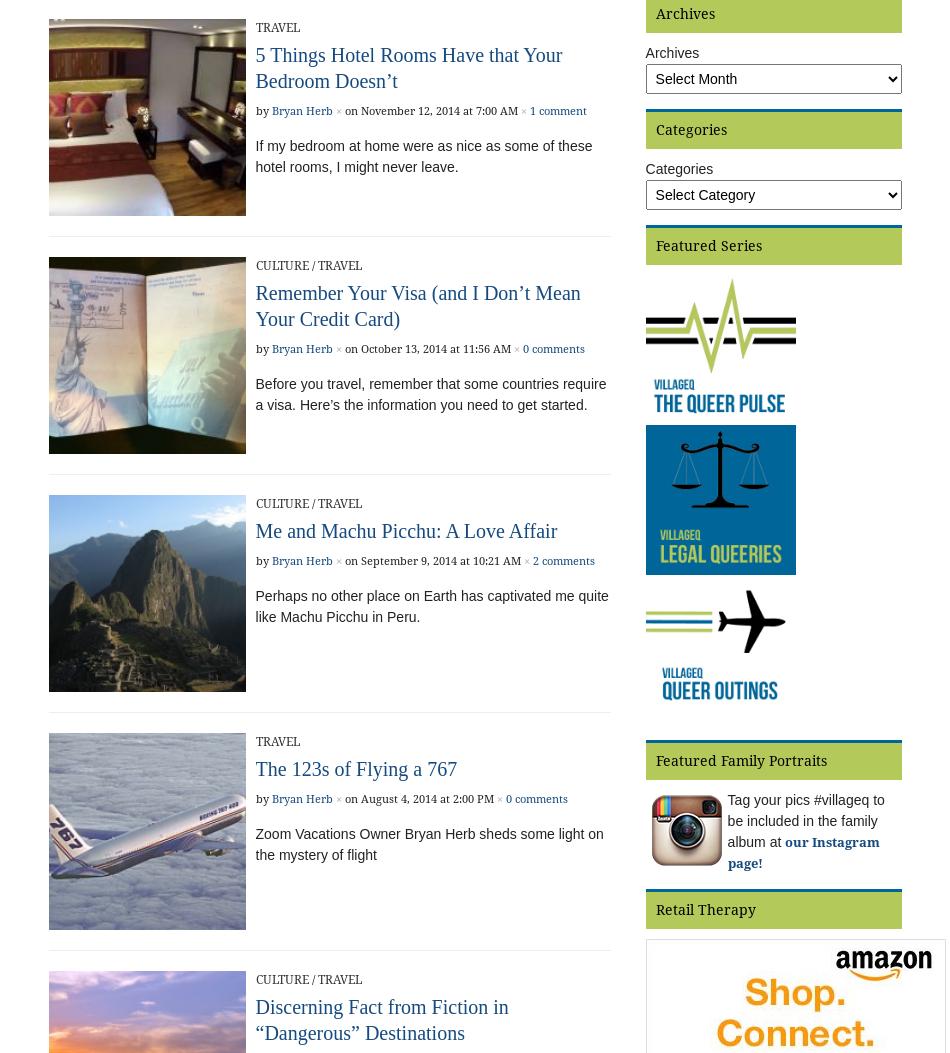 This screenshot has height=1053, width=950. What do you see at coordinates (407, 67) in the screenshot?
I see `'5 Things Hotel Rooms Have that Your Bedroom Doesn’t'` at bounding box center [407, 67].